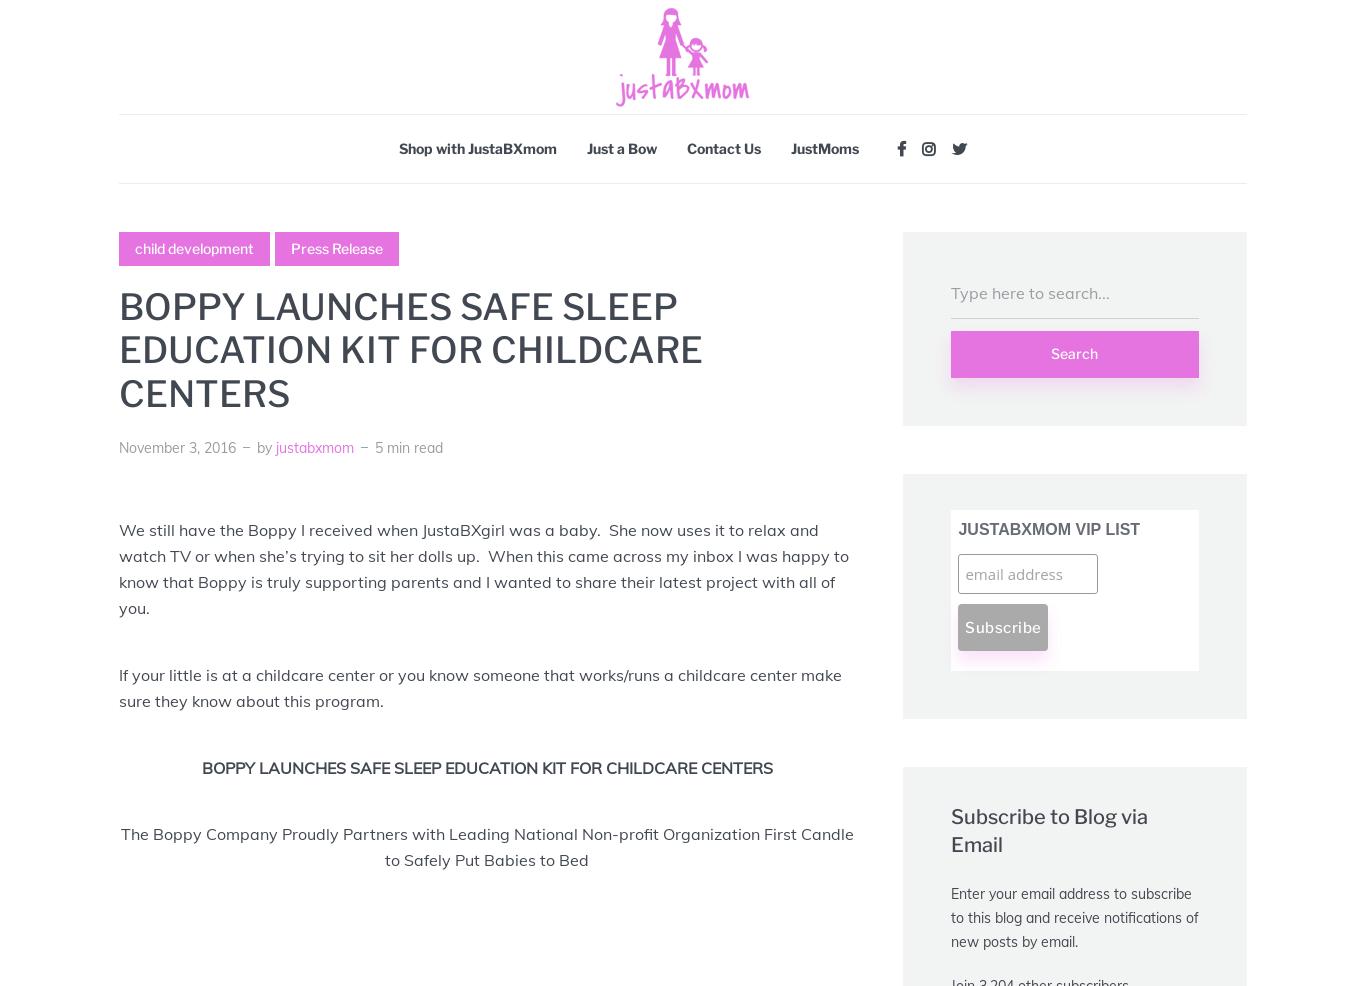  What do you see at coordinates (1048, 830) in the screenshot?
I see `'Subscribe to Blog via Email'` at bounding box center [1048, 830].